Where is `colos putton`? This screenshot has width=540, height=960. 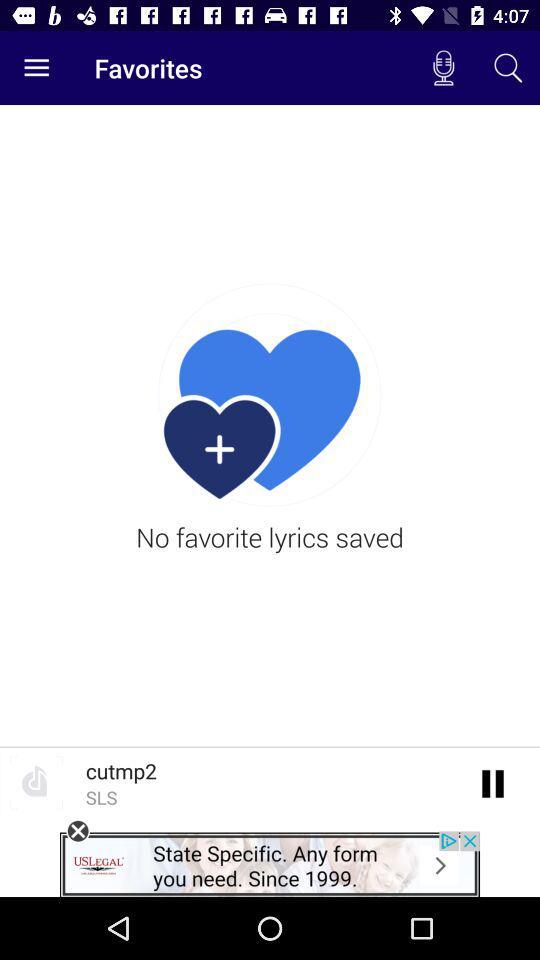
colos putton is located at coordinates (77, 831).